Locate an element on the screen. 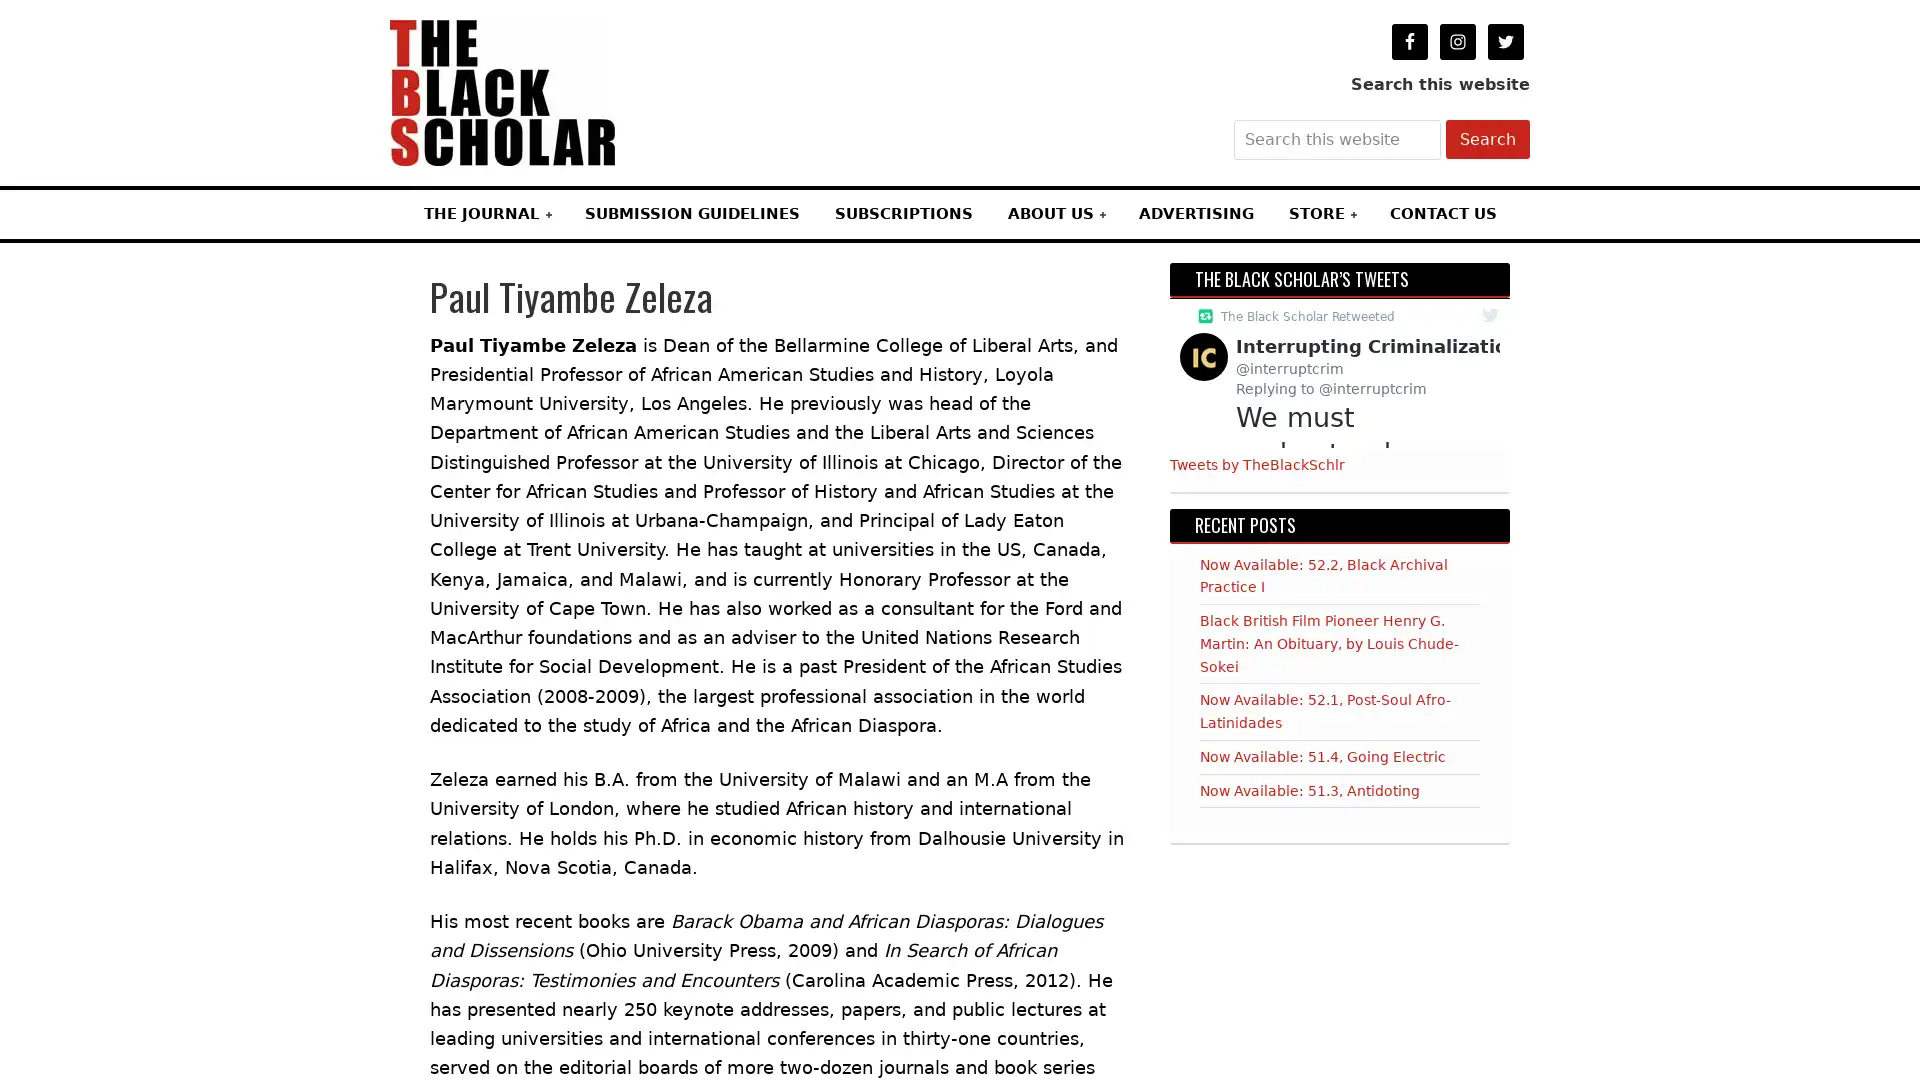  Search is located at coordinates (1488, 138).